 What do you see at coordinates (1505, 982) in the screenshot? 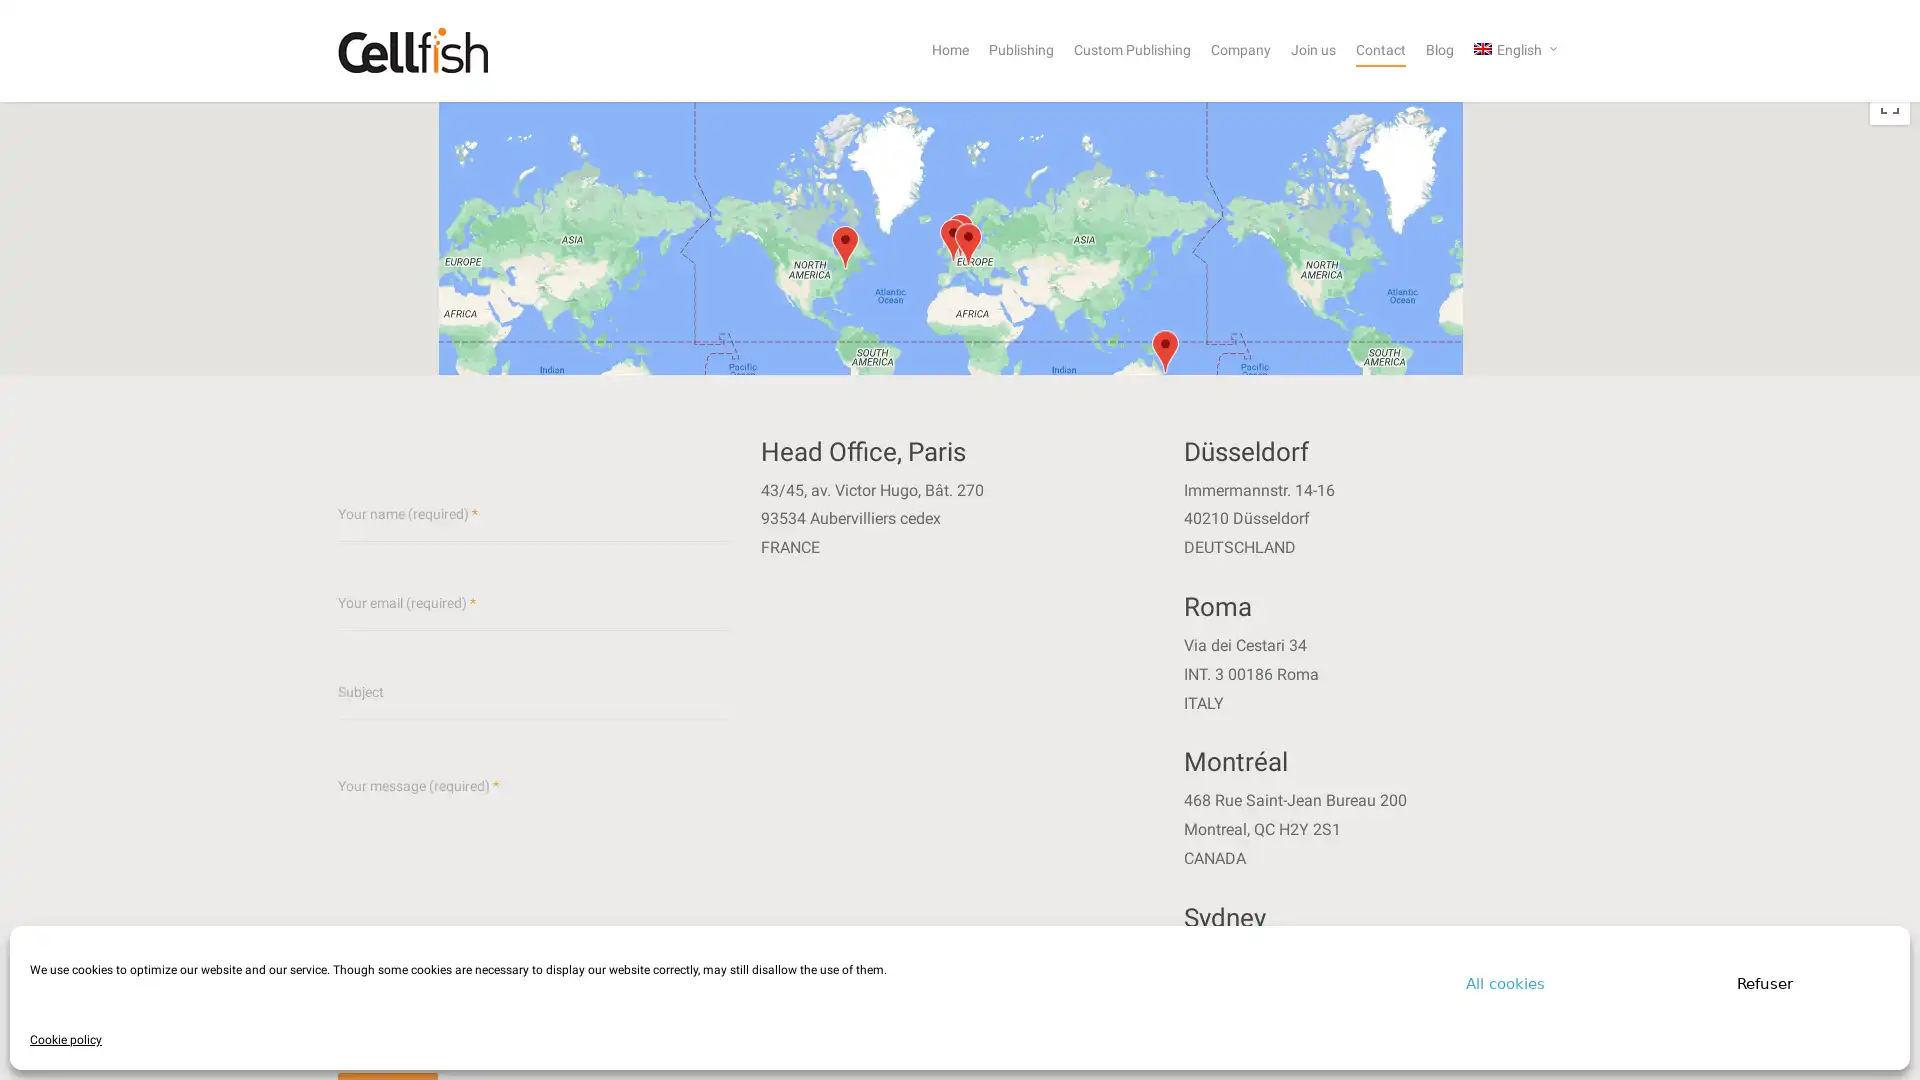
I see `All cookies` at bounding box center [1505, 982].